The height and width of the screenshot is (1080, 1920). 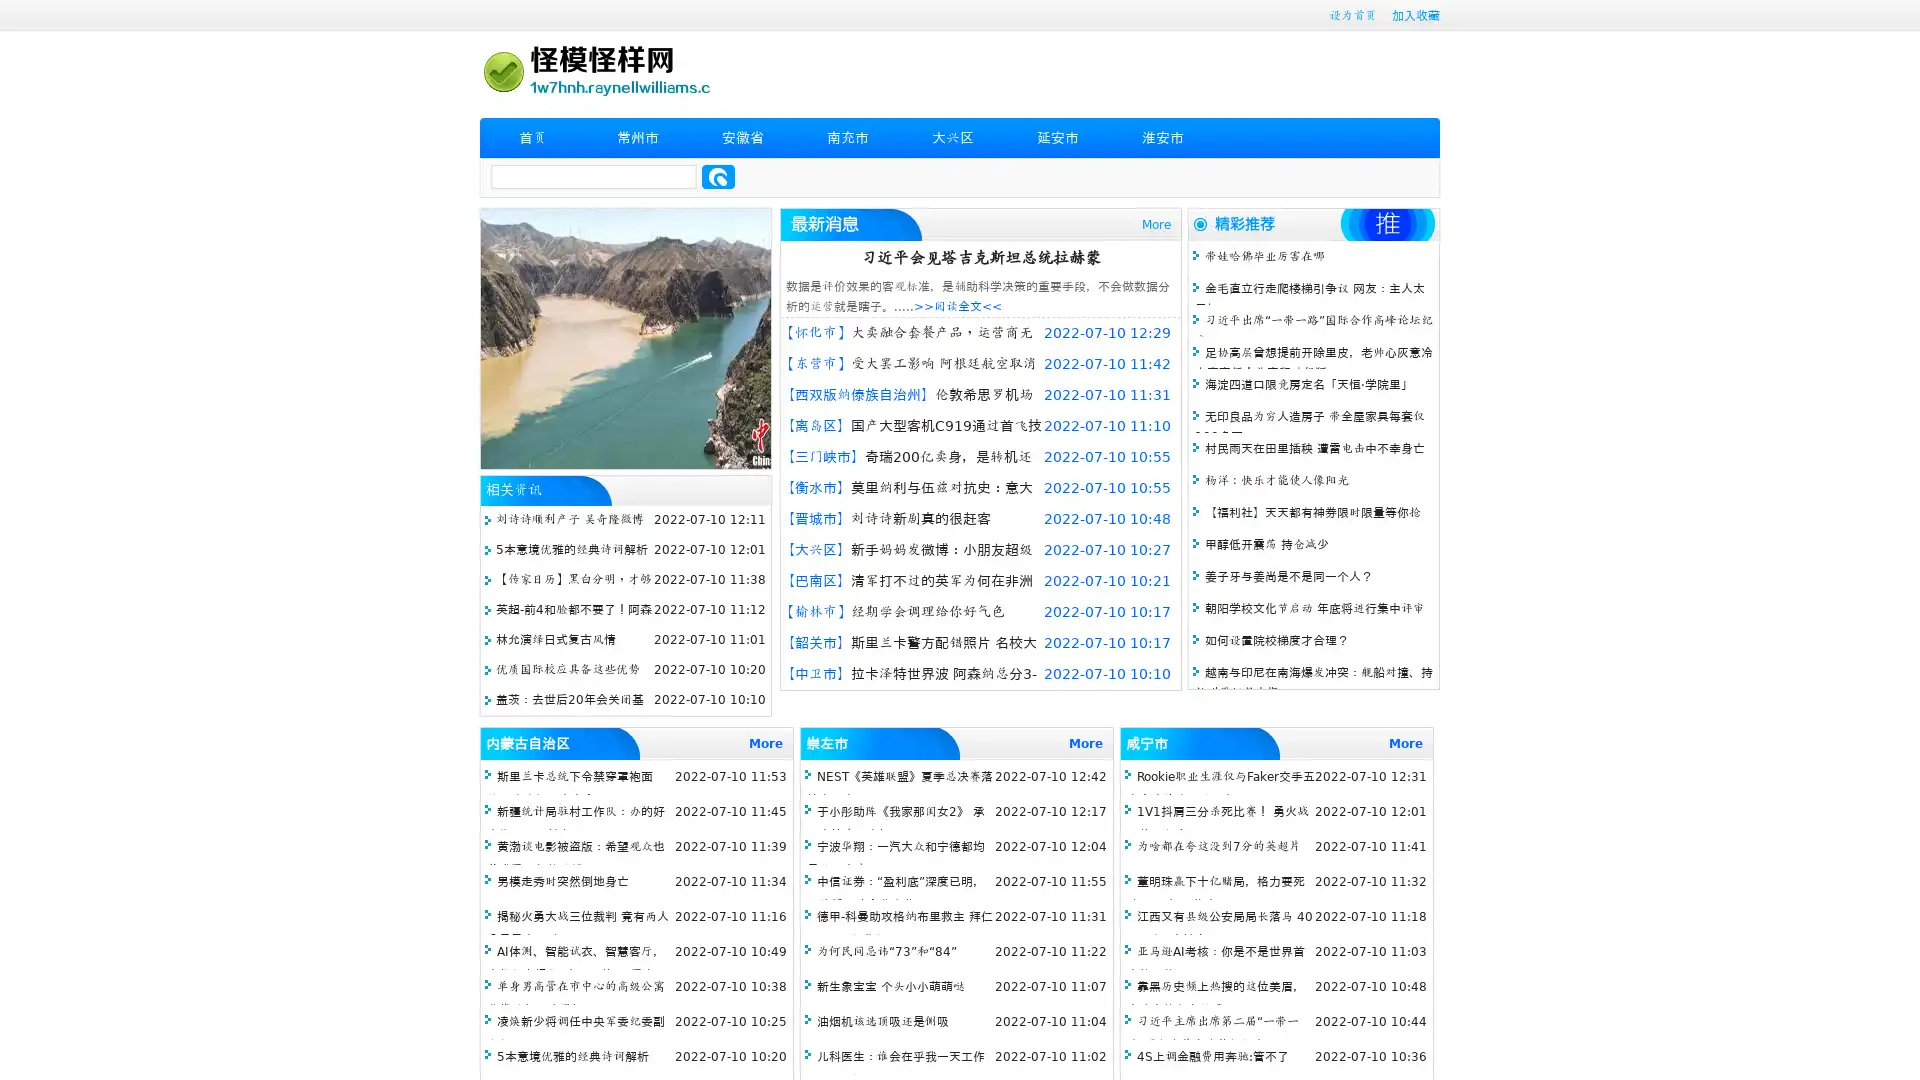 I want to click on Search, so click(x=718, y=176).